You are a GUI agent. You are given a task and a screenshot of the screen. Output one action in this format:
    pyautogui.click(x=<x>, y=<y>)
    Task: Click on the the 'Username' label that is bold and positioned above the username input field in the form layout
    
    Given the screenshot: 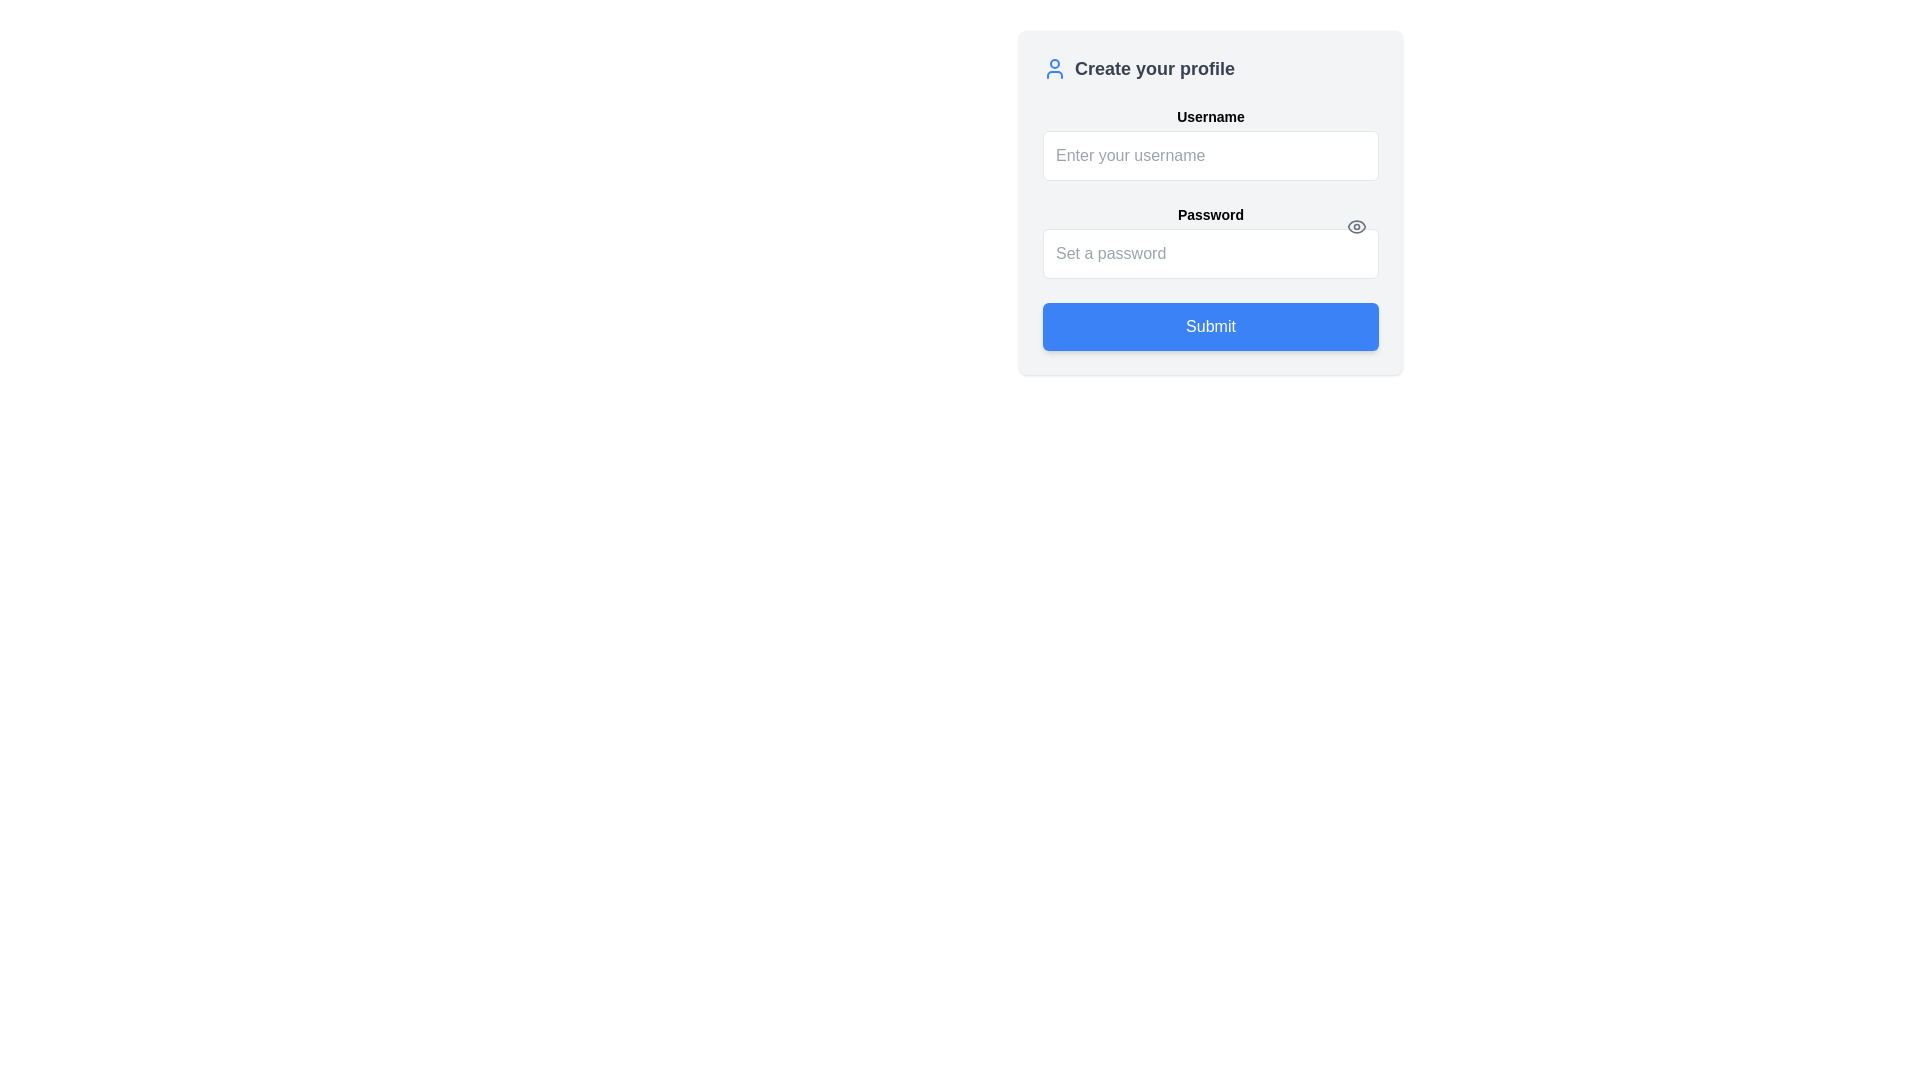 What is the action you would take?
    pyautogui.click(x=1209, y=116)
    